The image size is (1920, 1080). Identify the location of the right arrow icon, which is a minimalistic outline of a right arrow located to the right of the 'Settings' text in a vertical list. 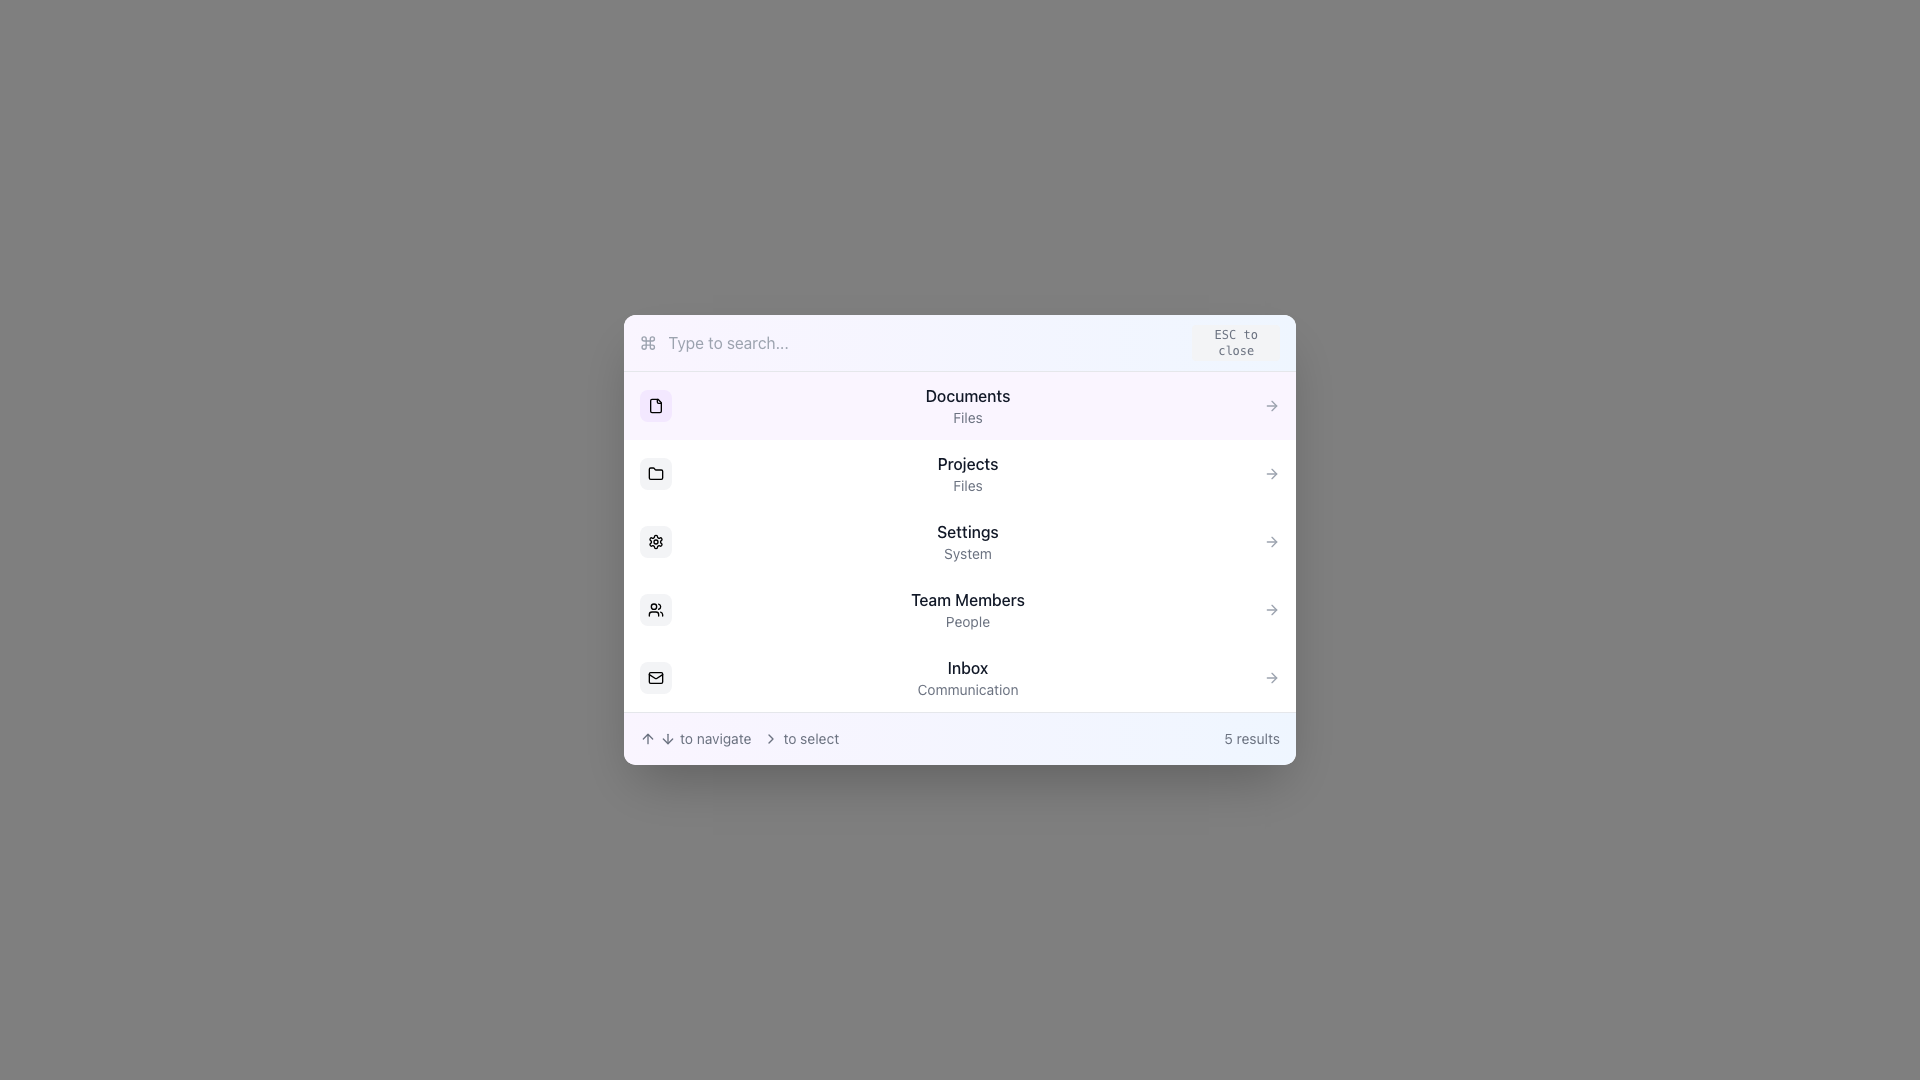
(1273, 542).